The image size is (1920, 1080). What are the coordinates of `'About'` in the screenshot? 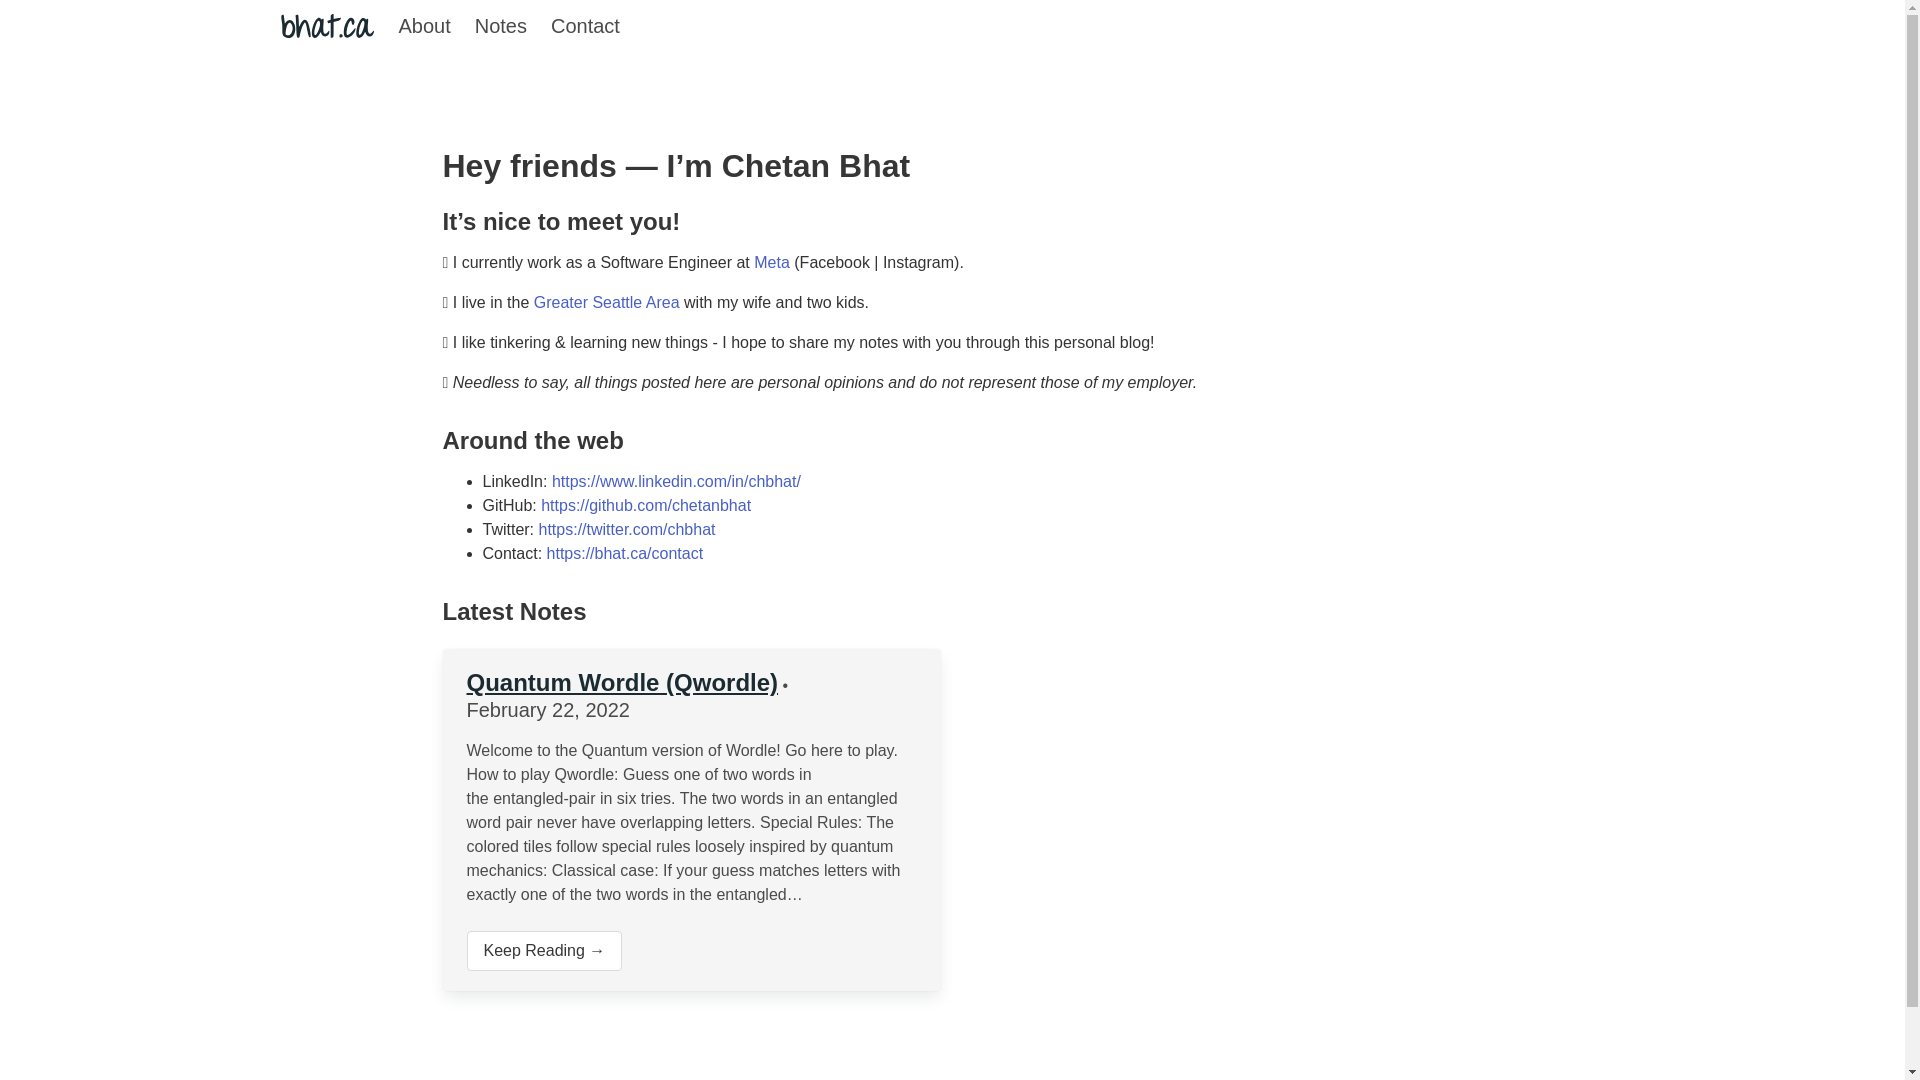 It's located at (385, 26).